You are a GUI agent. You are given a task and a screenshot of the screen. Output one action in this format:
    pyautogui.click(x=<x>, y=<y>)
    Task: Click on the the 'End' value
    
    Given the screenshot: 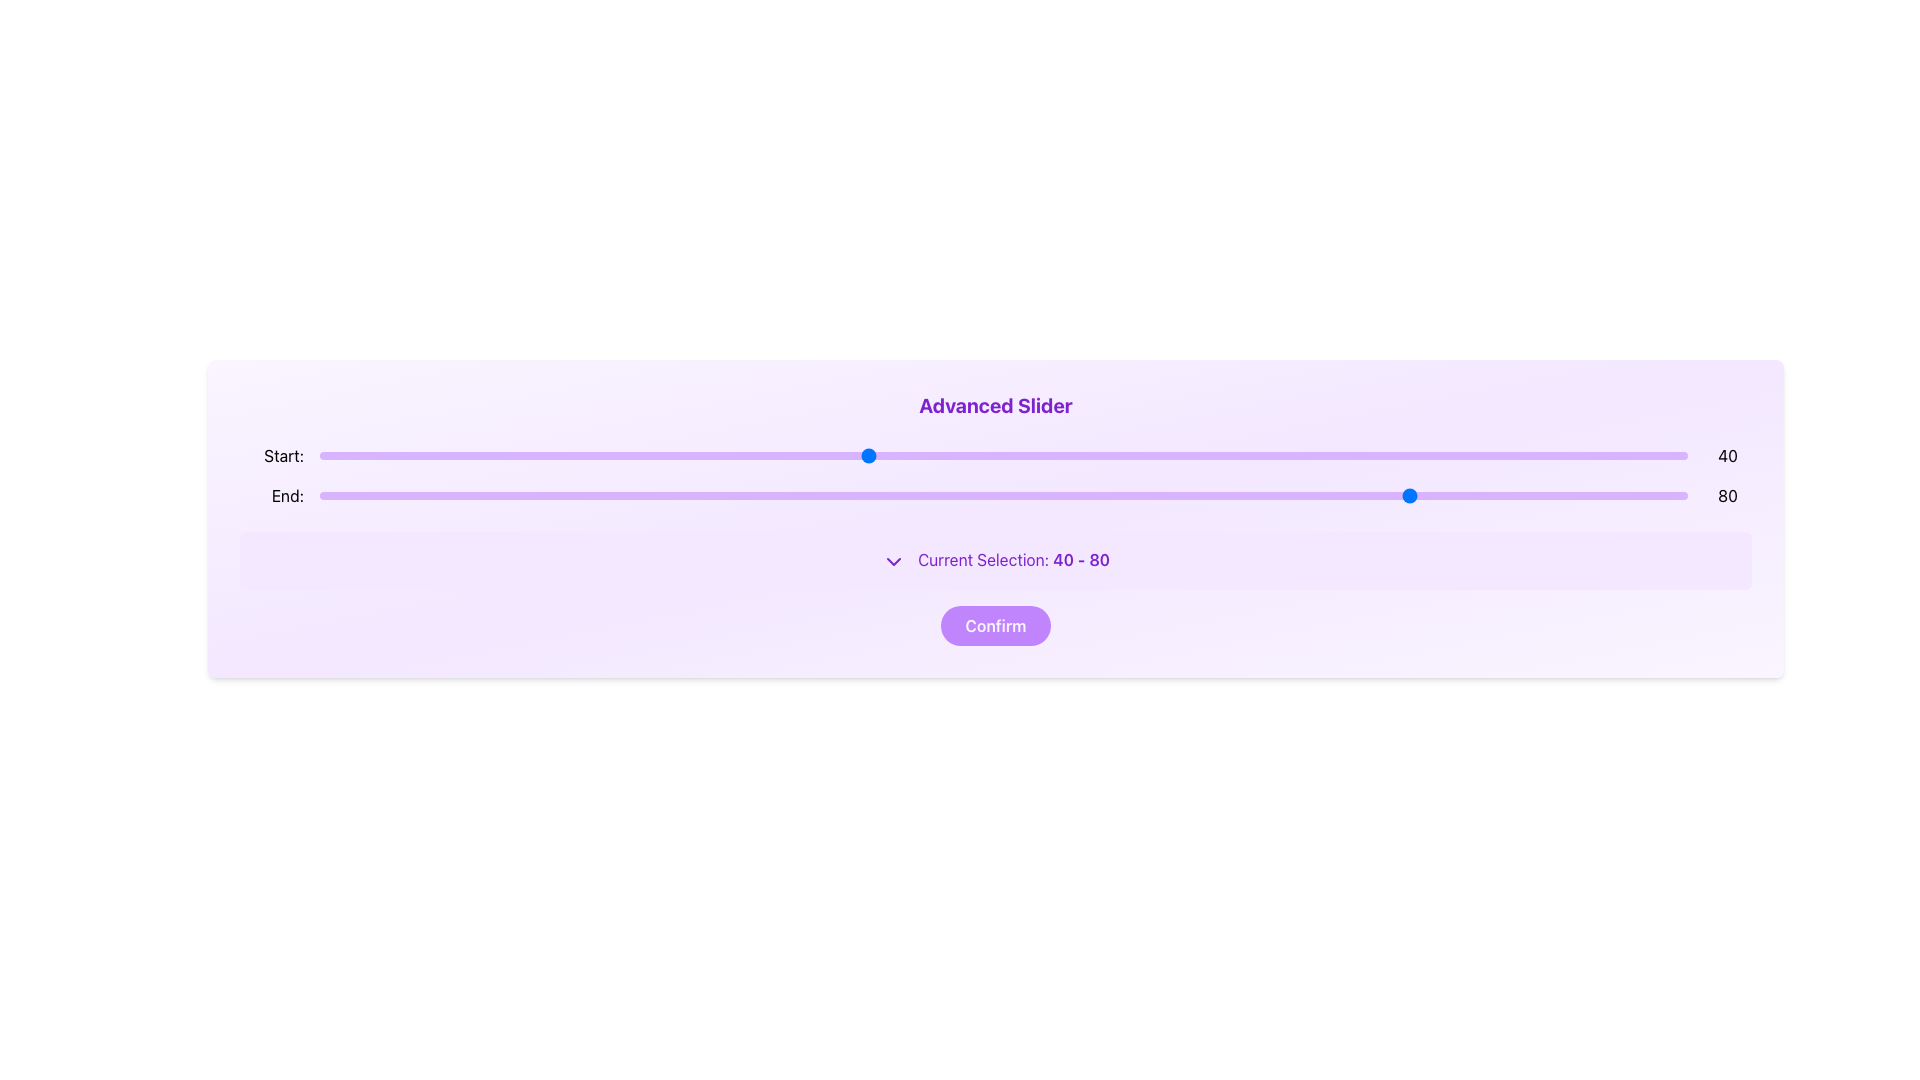 What is the action you would take?
    pyautogui.click(x=1181, y=495)
    